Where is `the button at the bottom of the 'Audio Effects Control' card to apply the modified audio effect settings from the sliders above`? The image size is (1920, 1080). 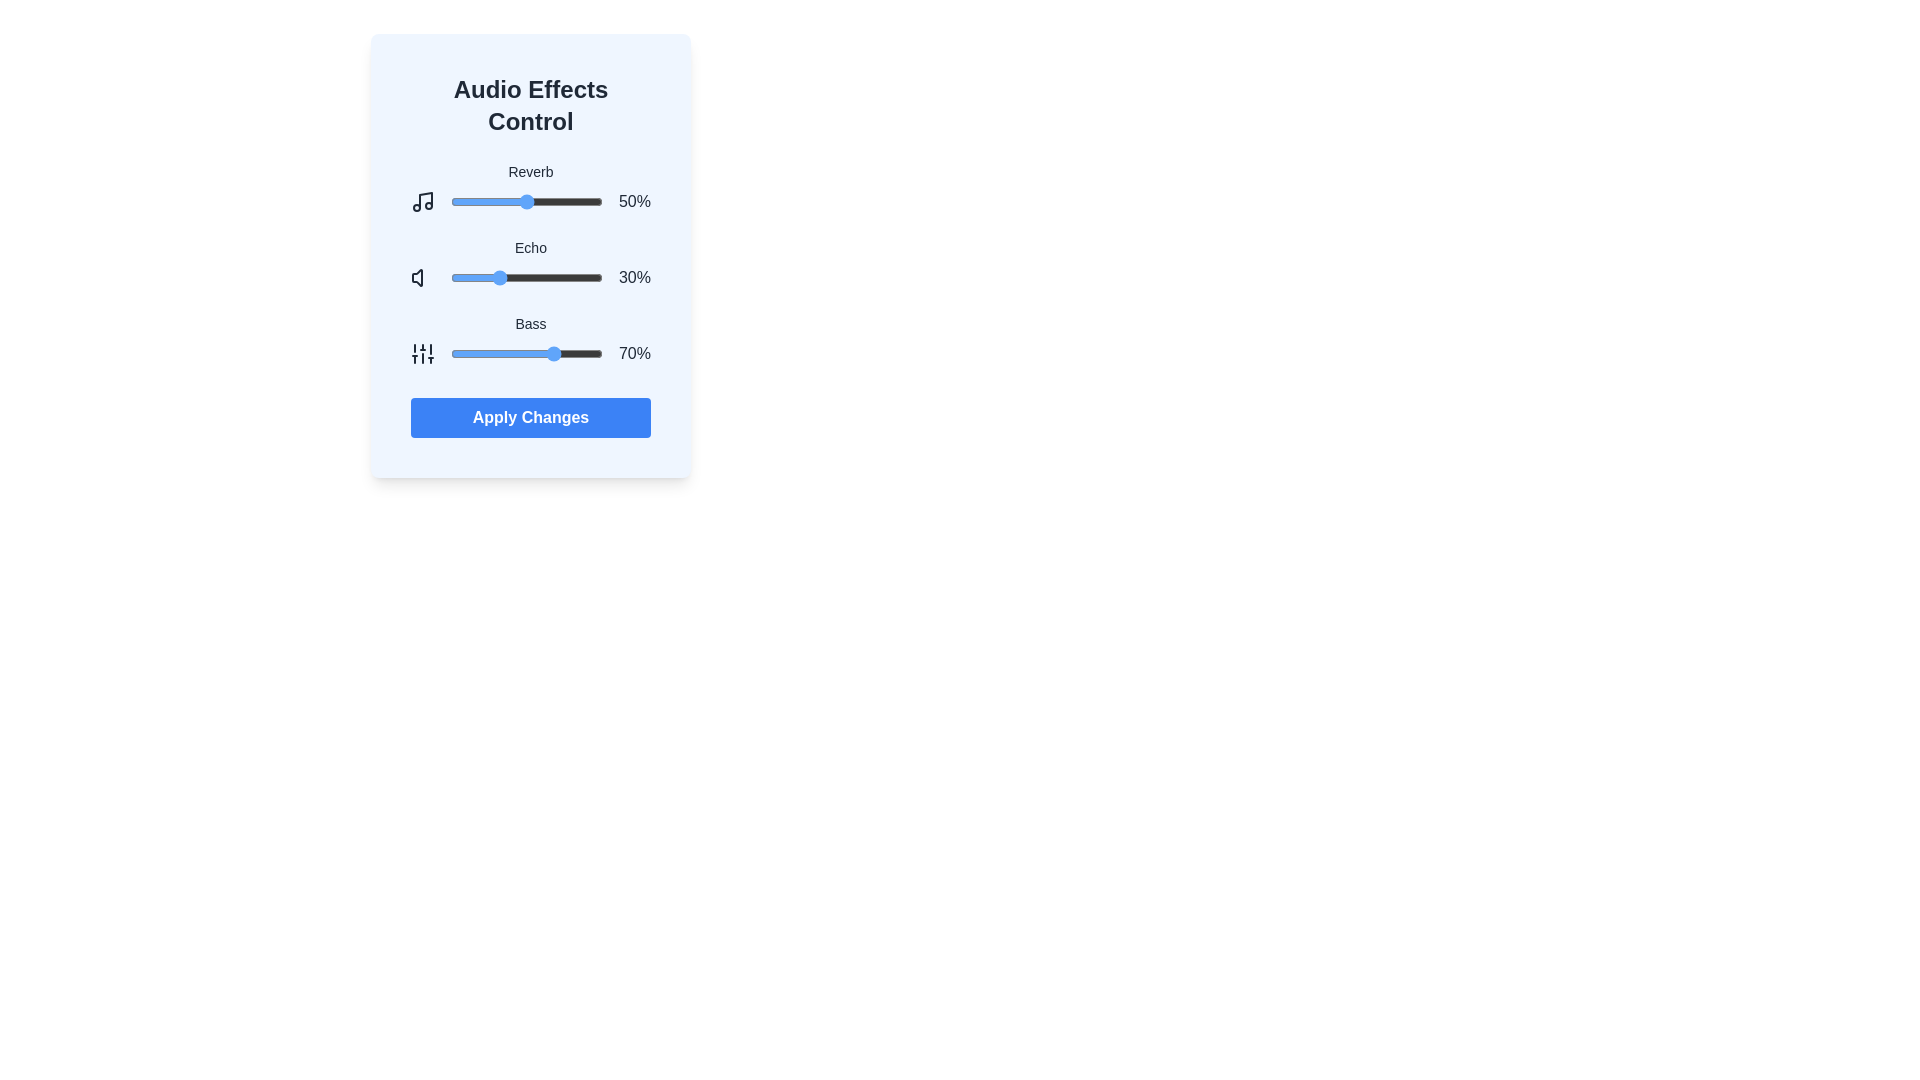 the button at the bottom of the 'Audio Effects Control' card to apply the modified audio effect settings from the sliders above is located at coordinates (531, 416).